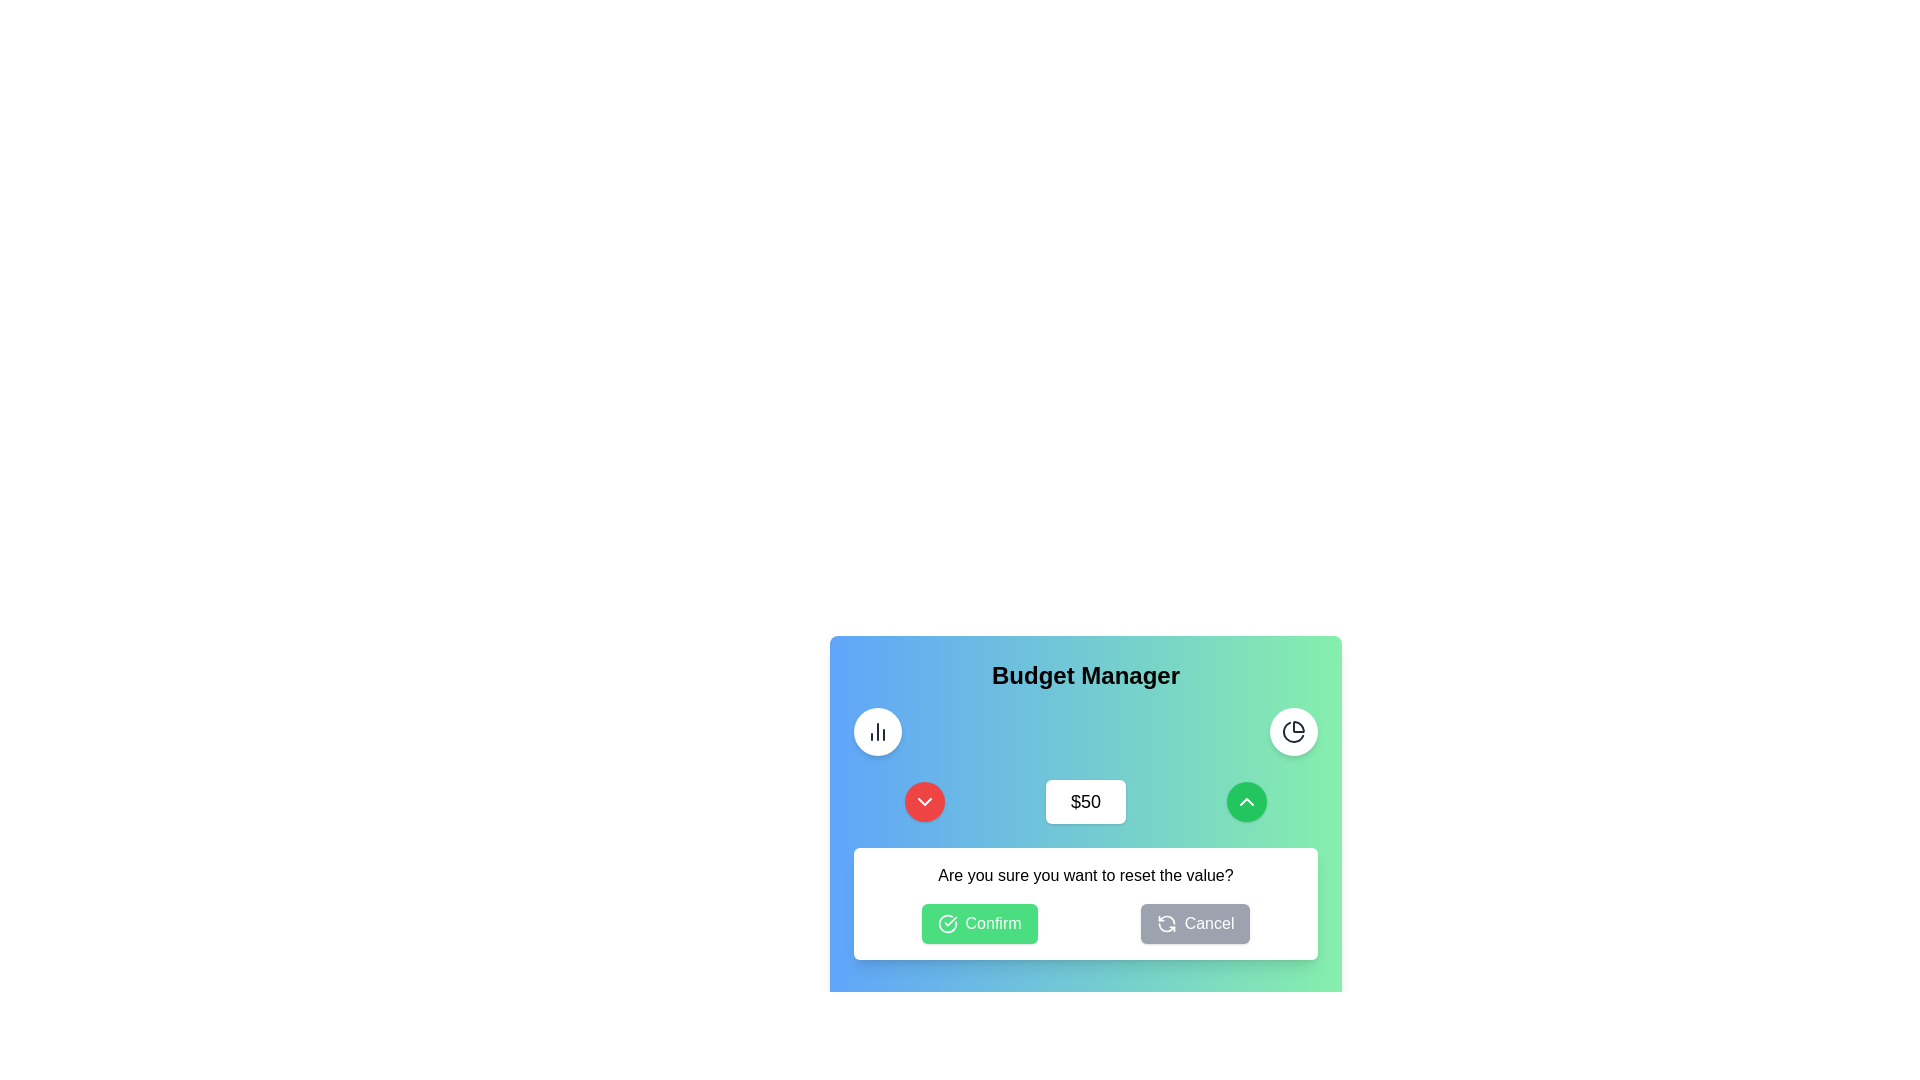  I want to click on the small triangular icon pointing upwards within the green circular button located in the upper-right quadrant of the floating card interface to increment a value, so click(1246, 801).